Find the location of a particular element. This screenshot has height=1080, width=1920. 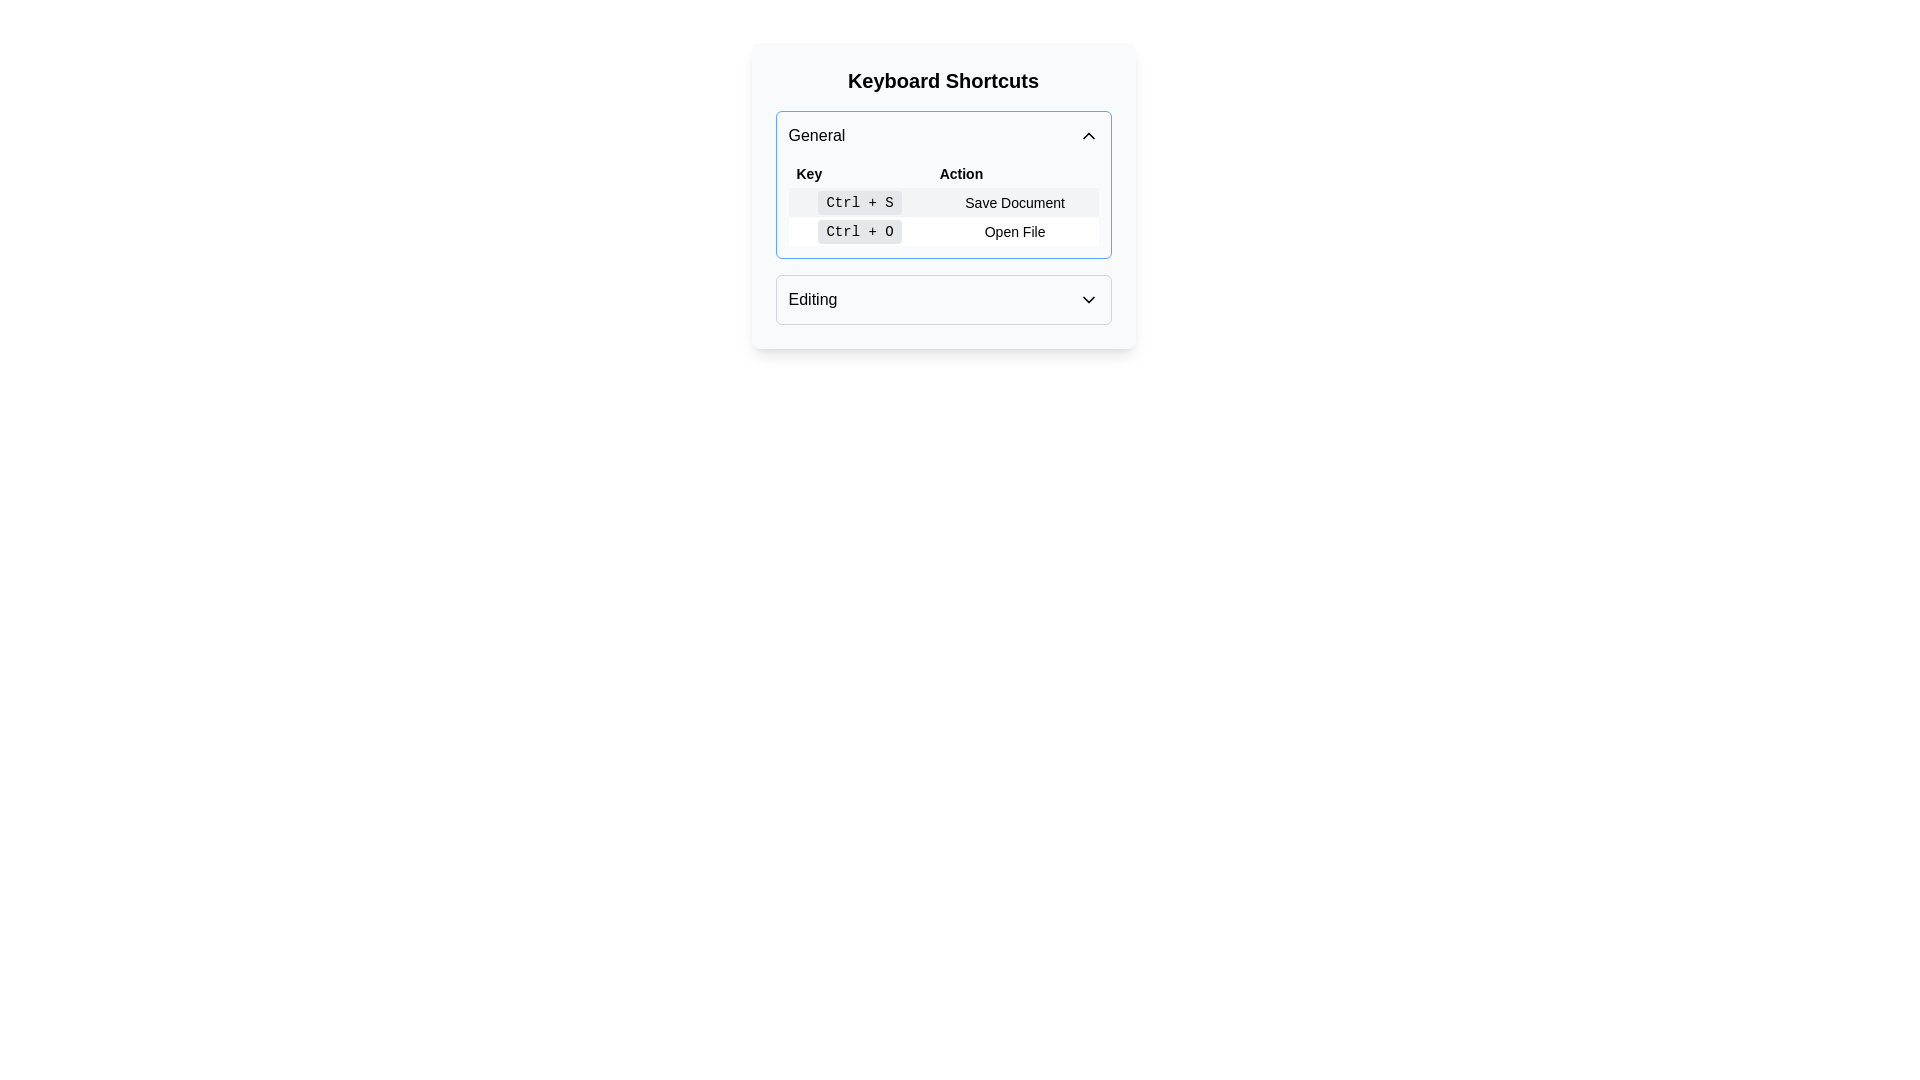

the text label with a gray background that contains the text 'Ctrl + S', which is the first entry in the 'Key' column of the table is located at coordinates (860, 203).